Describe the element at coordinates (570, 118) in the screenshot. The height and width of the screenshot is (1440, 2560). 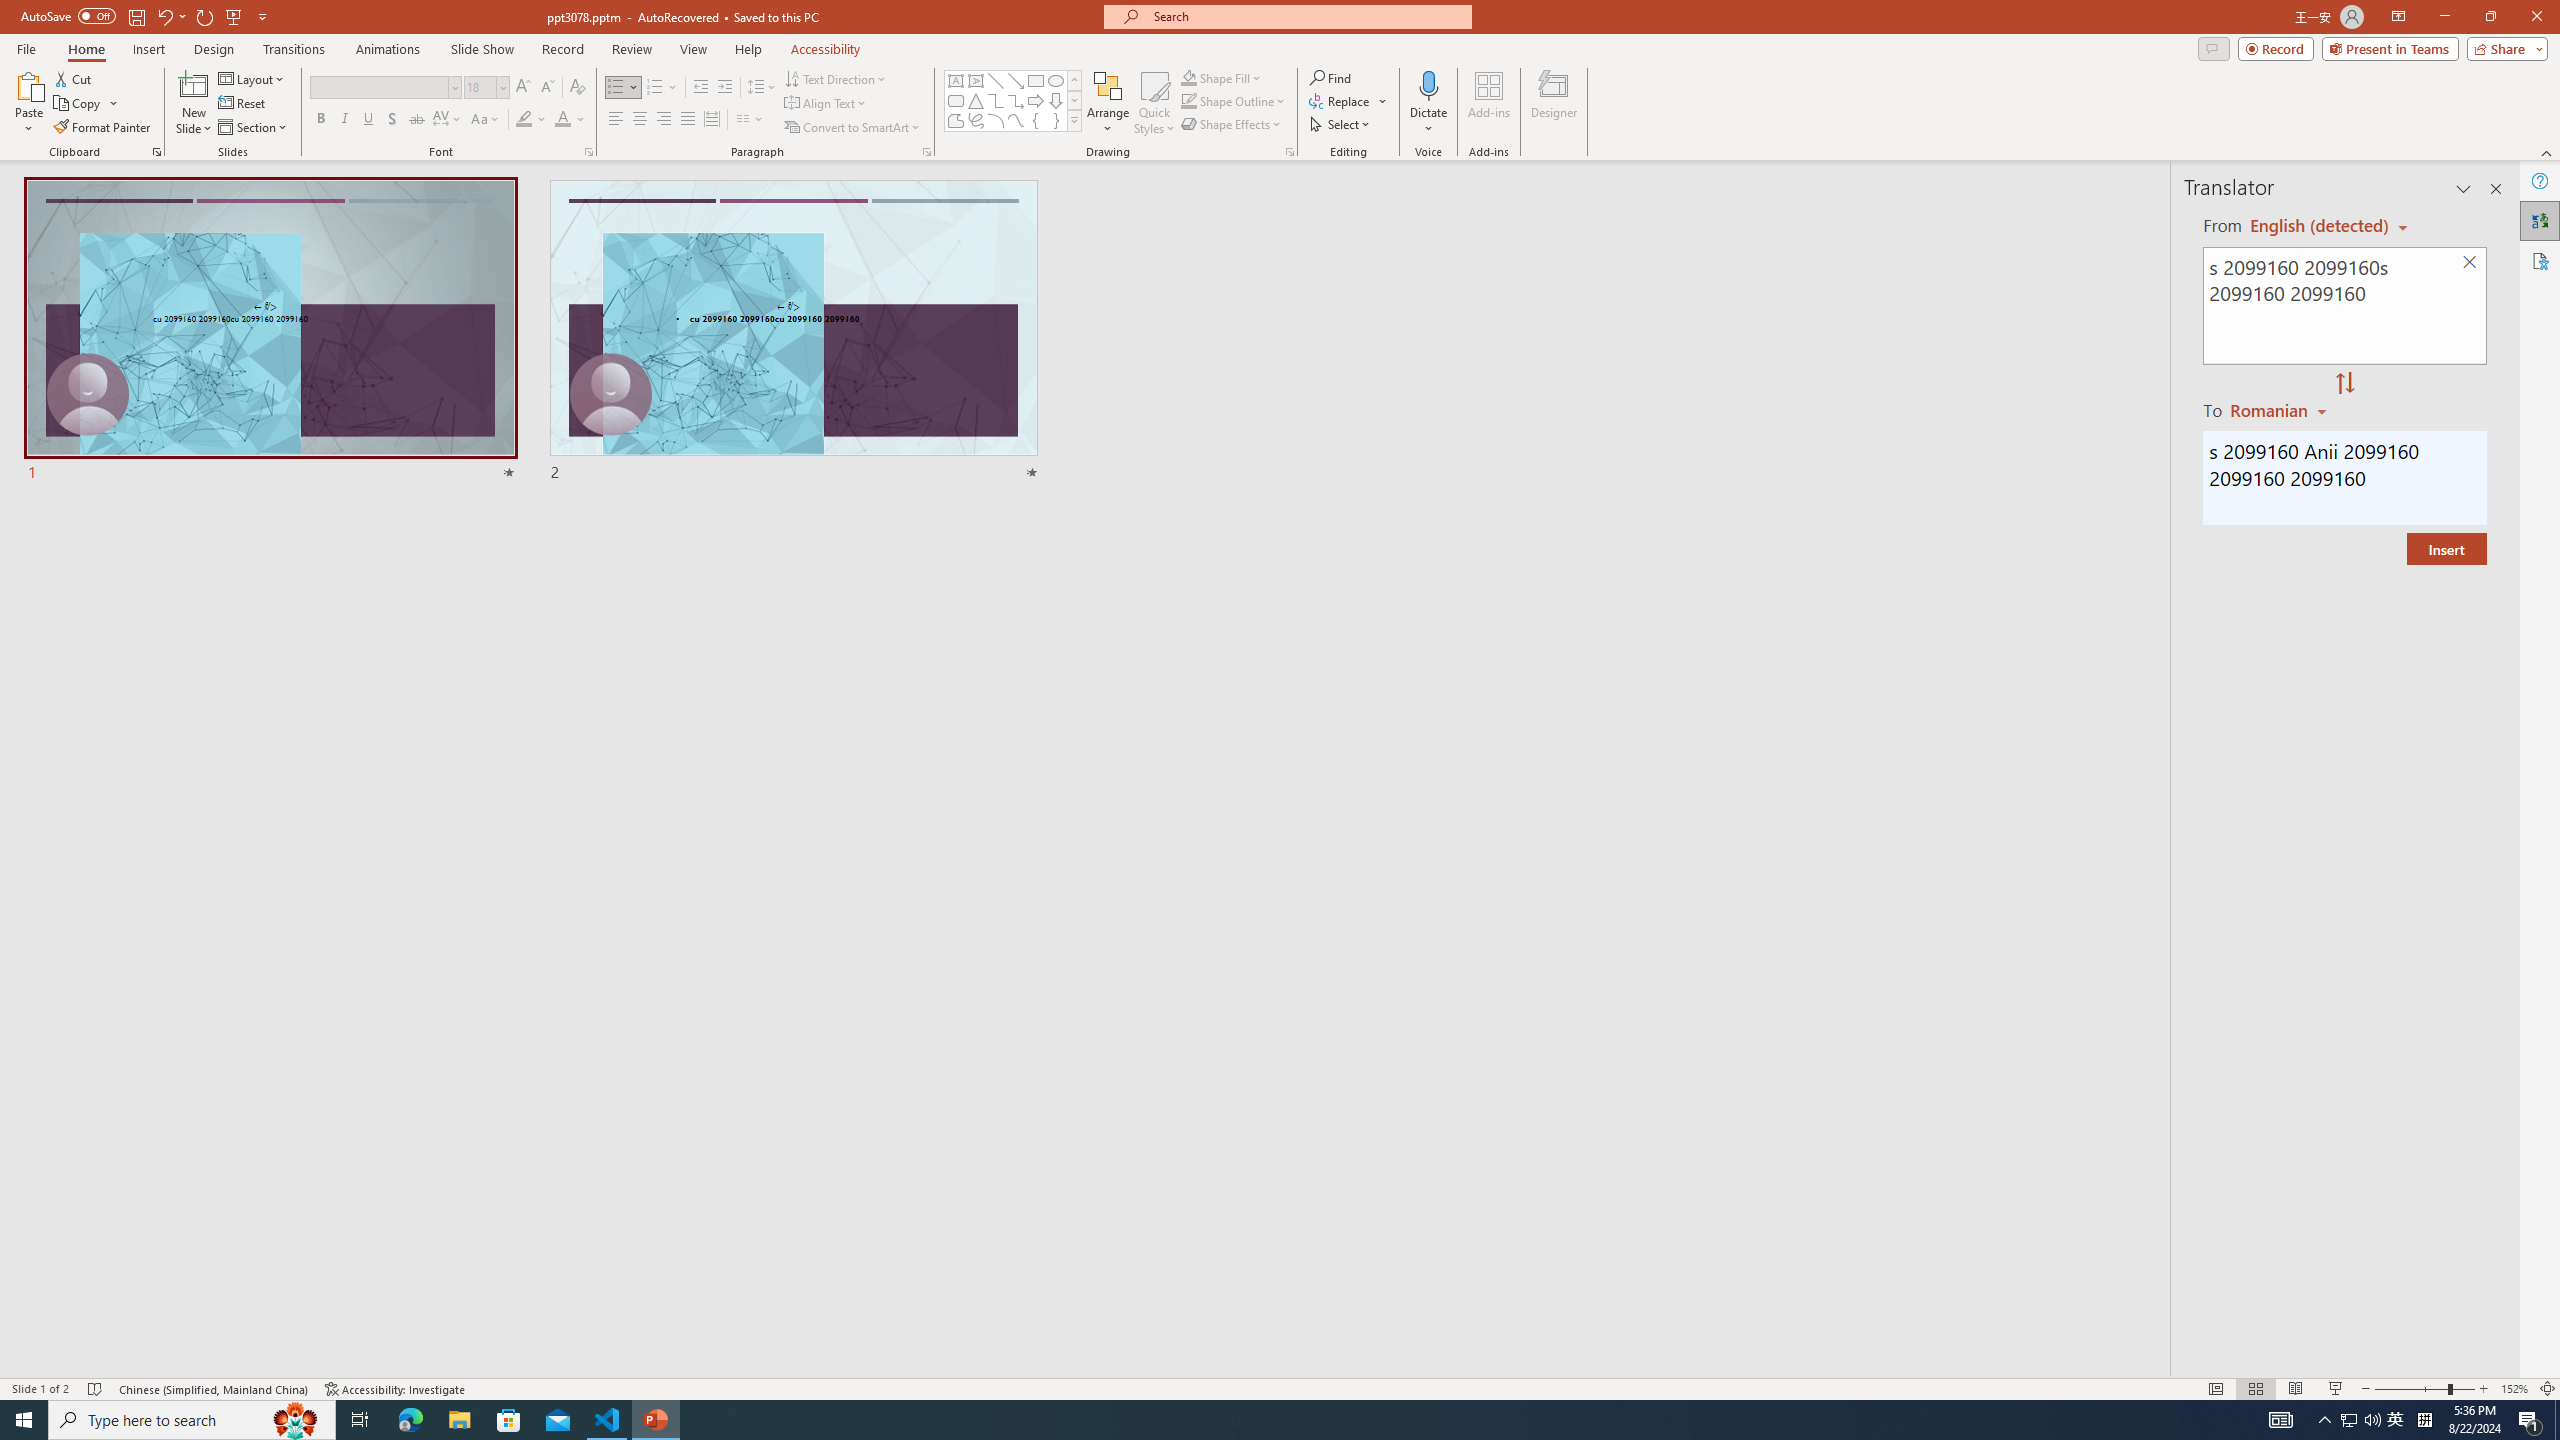
I see `'Font Color'` at that location.